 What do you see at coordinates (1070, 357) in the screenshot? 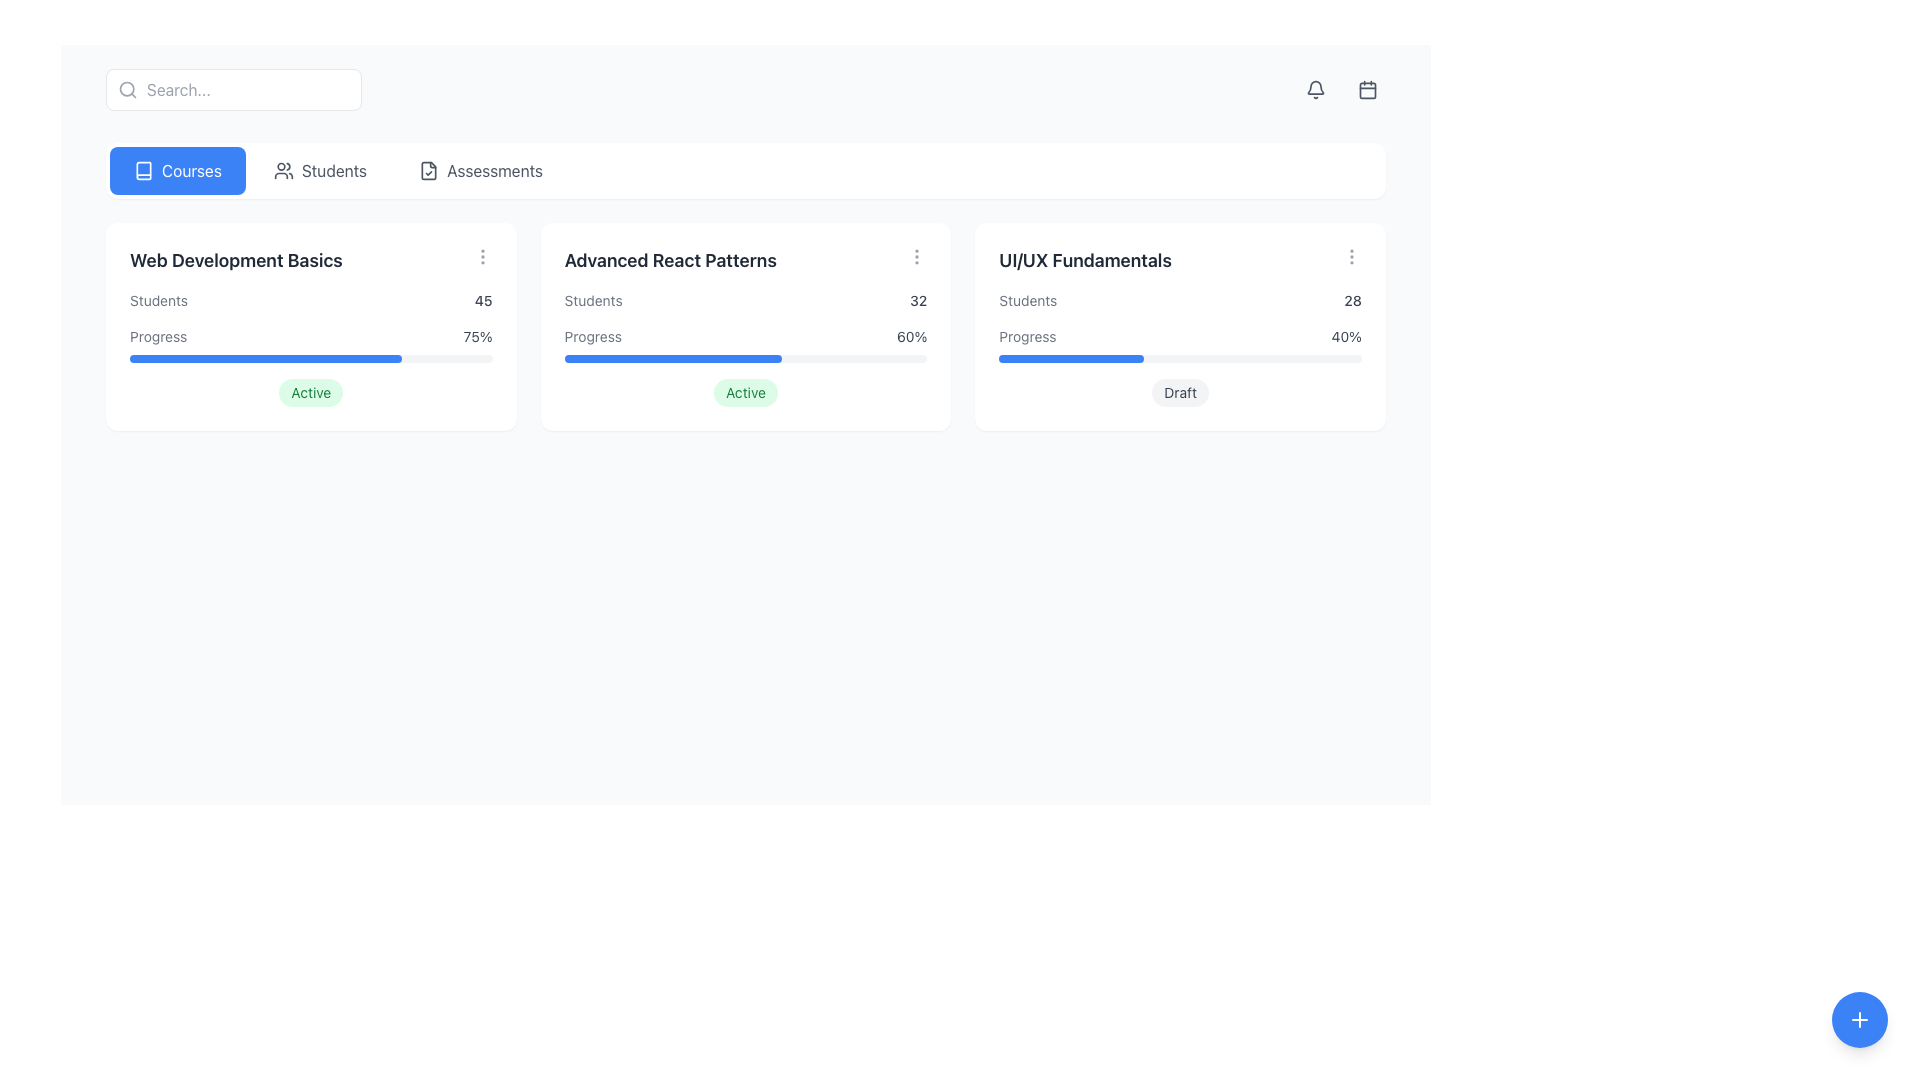
I see `the filled portion of the progress bar in the 'UI/UX Fundamentals' card, which is visually represented by a blue color and is located at approximately 40% of the width from the left side of the progress bar` at bounding box center [1070, 357].